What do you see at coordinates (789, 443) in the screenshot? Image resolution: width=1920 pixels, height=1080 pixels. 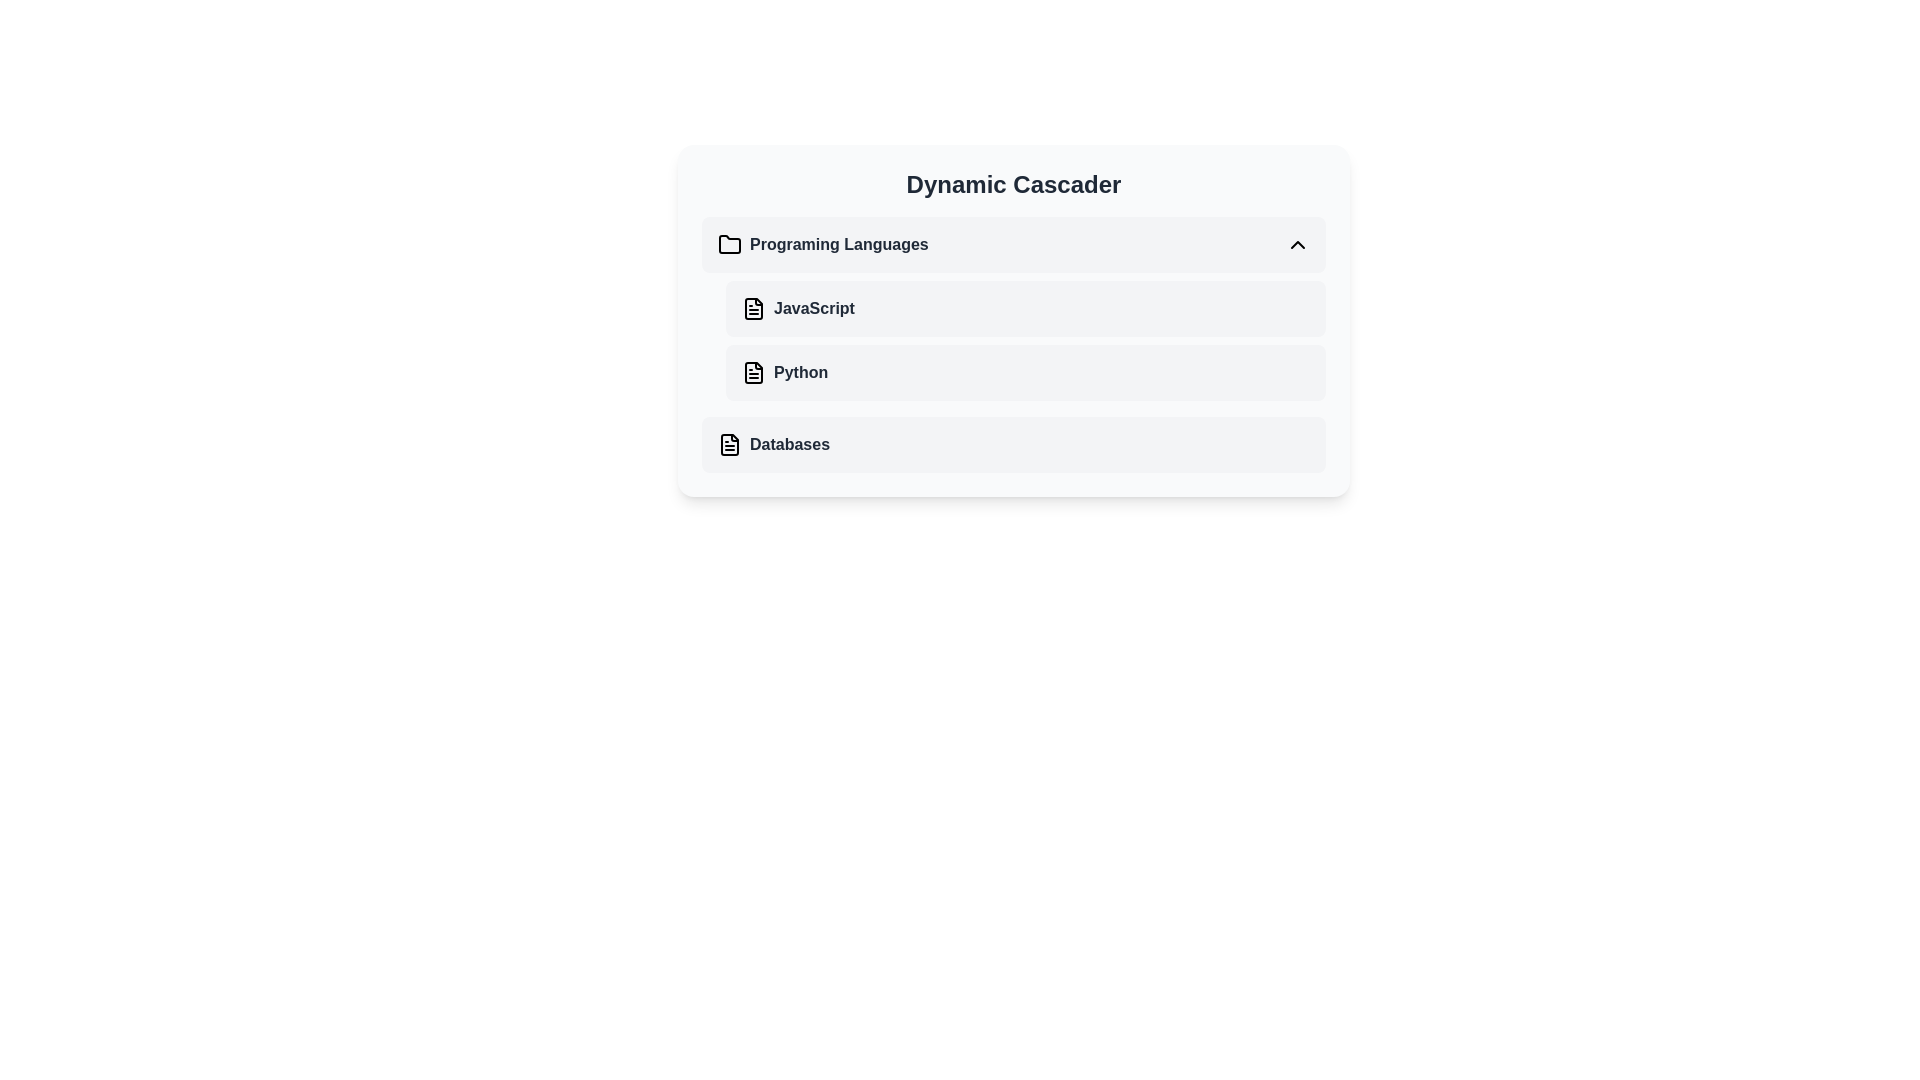 I see `the bold text label displaying 'Databases', which is aligned horizontally with a document icon to its left, positioned at the bottom of a vertical list within a card-like layout` at bounding box center [789, 443].